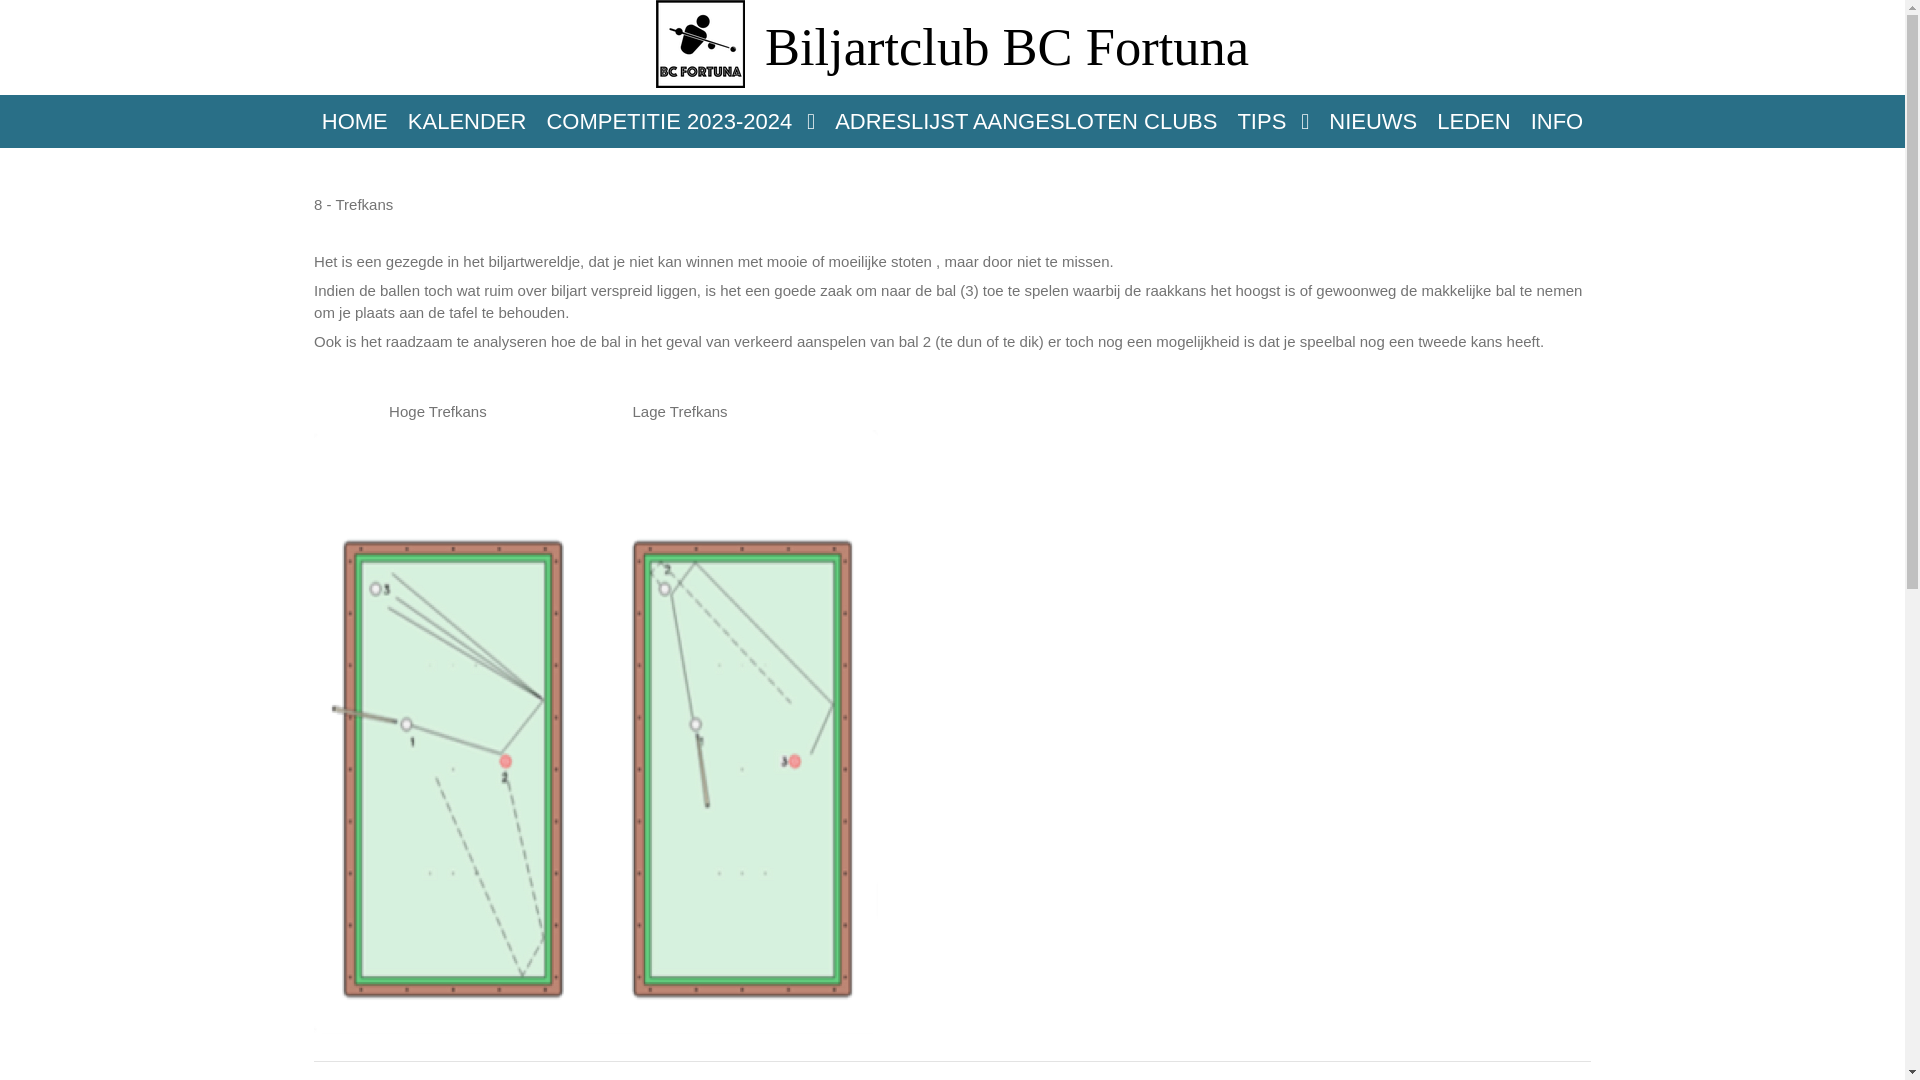 Image resolution: width=1920 pixels, height=1080 pixels. I want to click on 'COMPETITIE 2023-2024', so click(680, 120).